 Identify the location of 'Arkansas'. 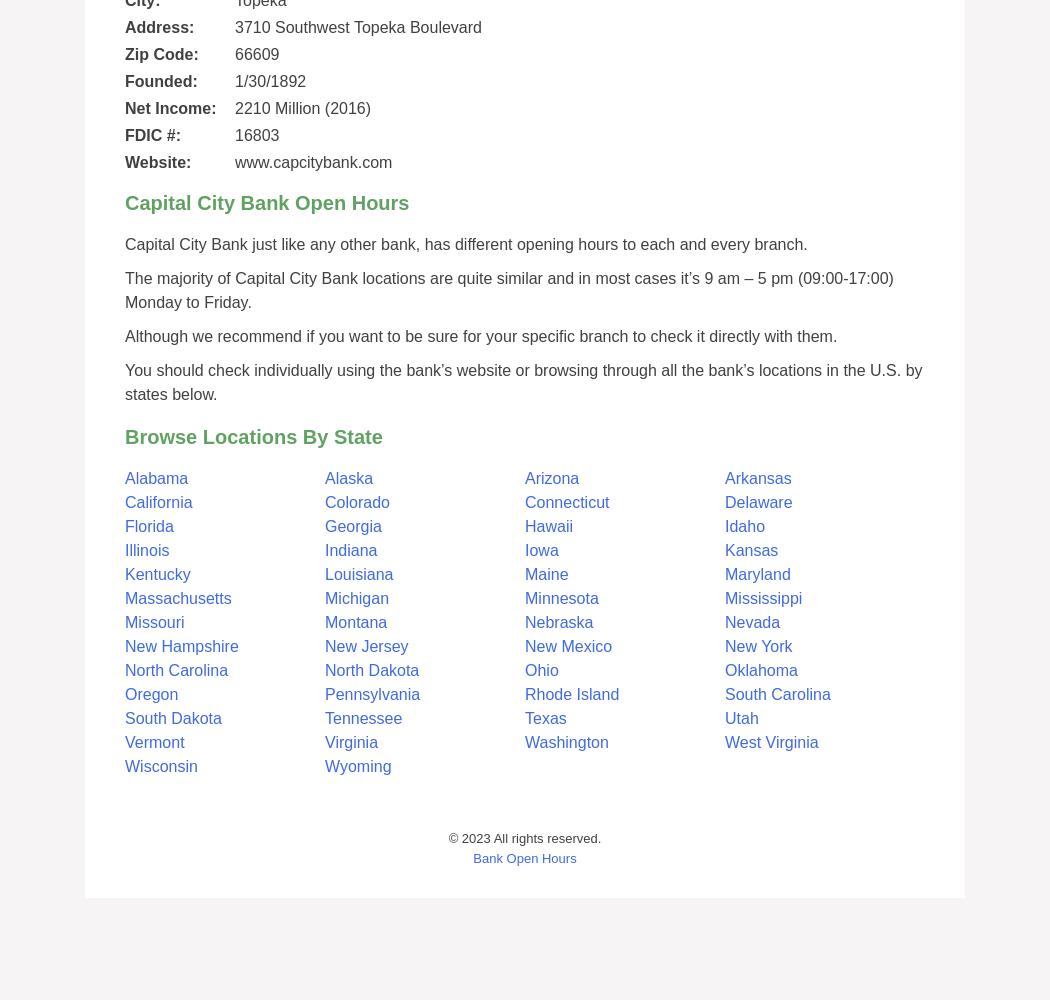
(757, 477).